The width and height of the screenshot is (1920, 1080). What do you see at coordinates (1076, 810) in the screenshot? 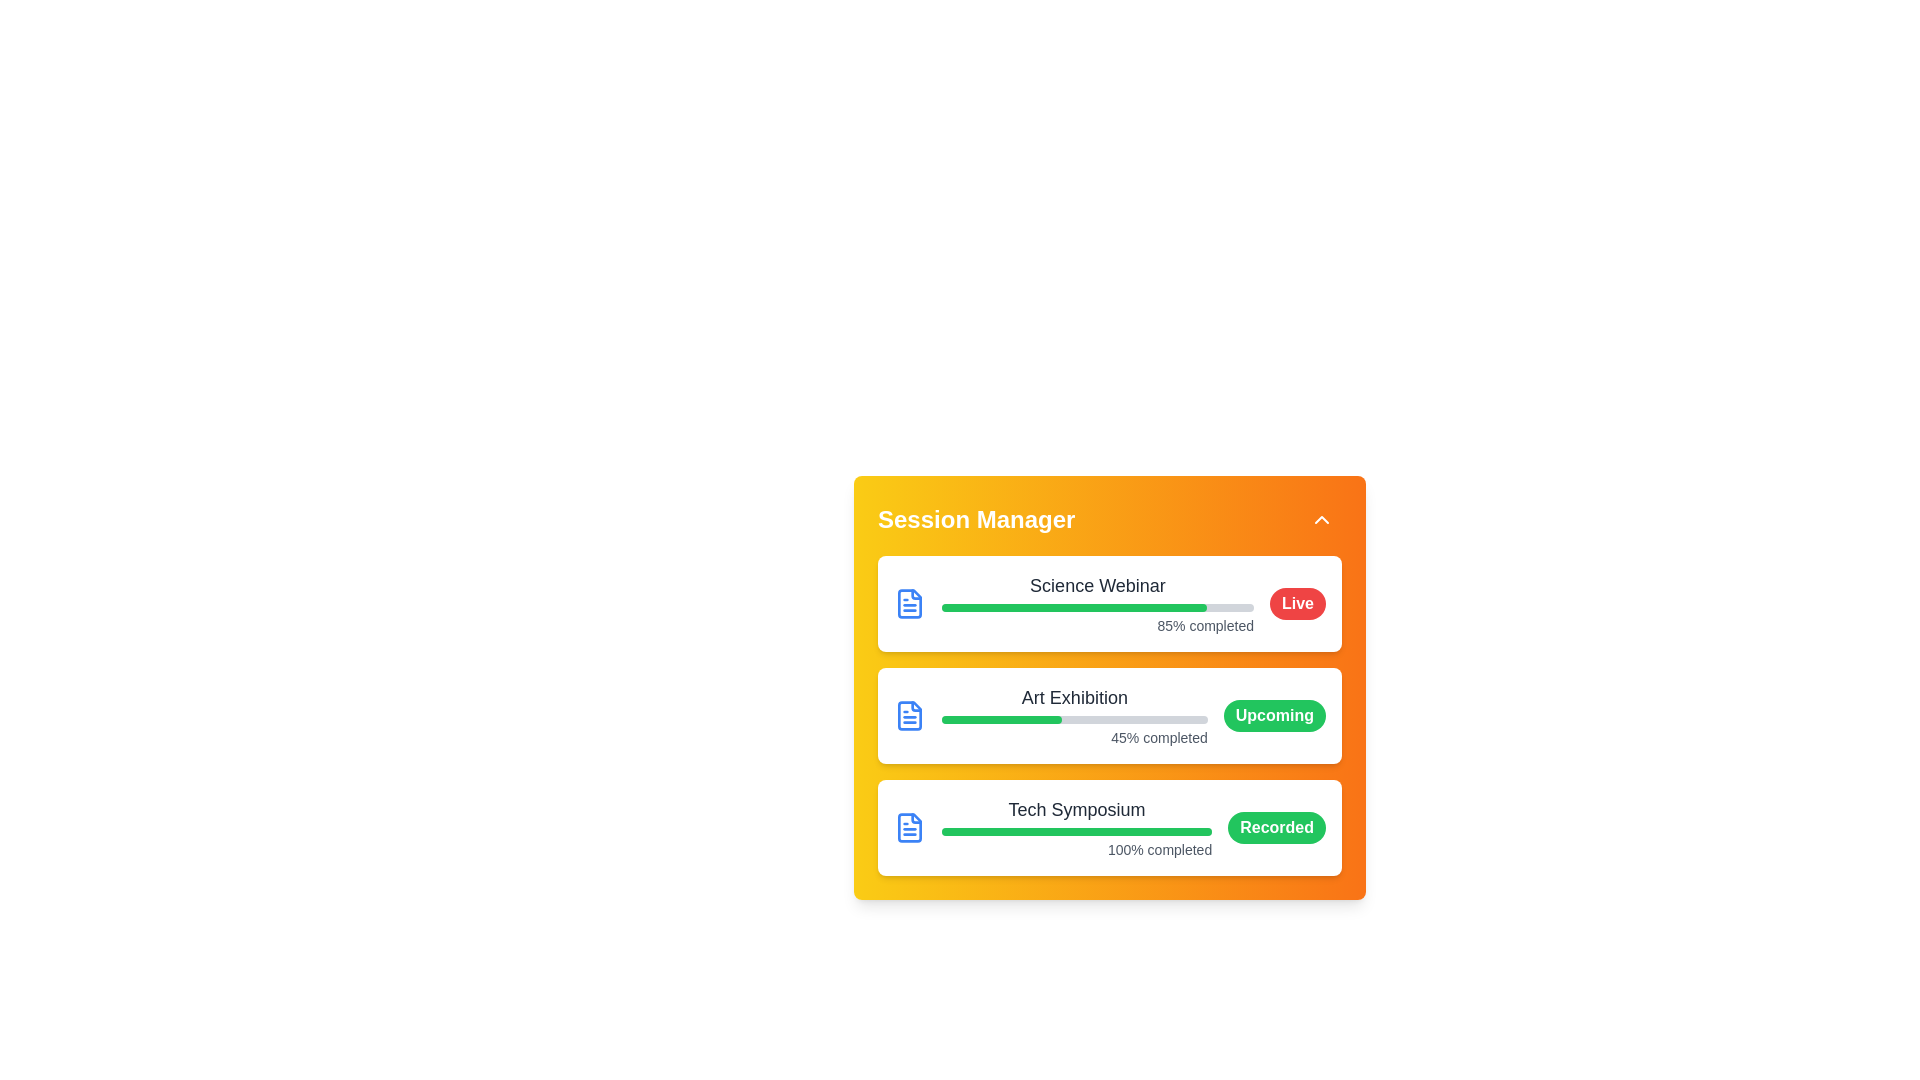
I see `the descriptive header text label for the 'Tech Symposium' progress tracker, which is positioned at the top of its grouping` at bounding box center [1076, 810].